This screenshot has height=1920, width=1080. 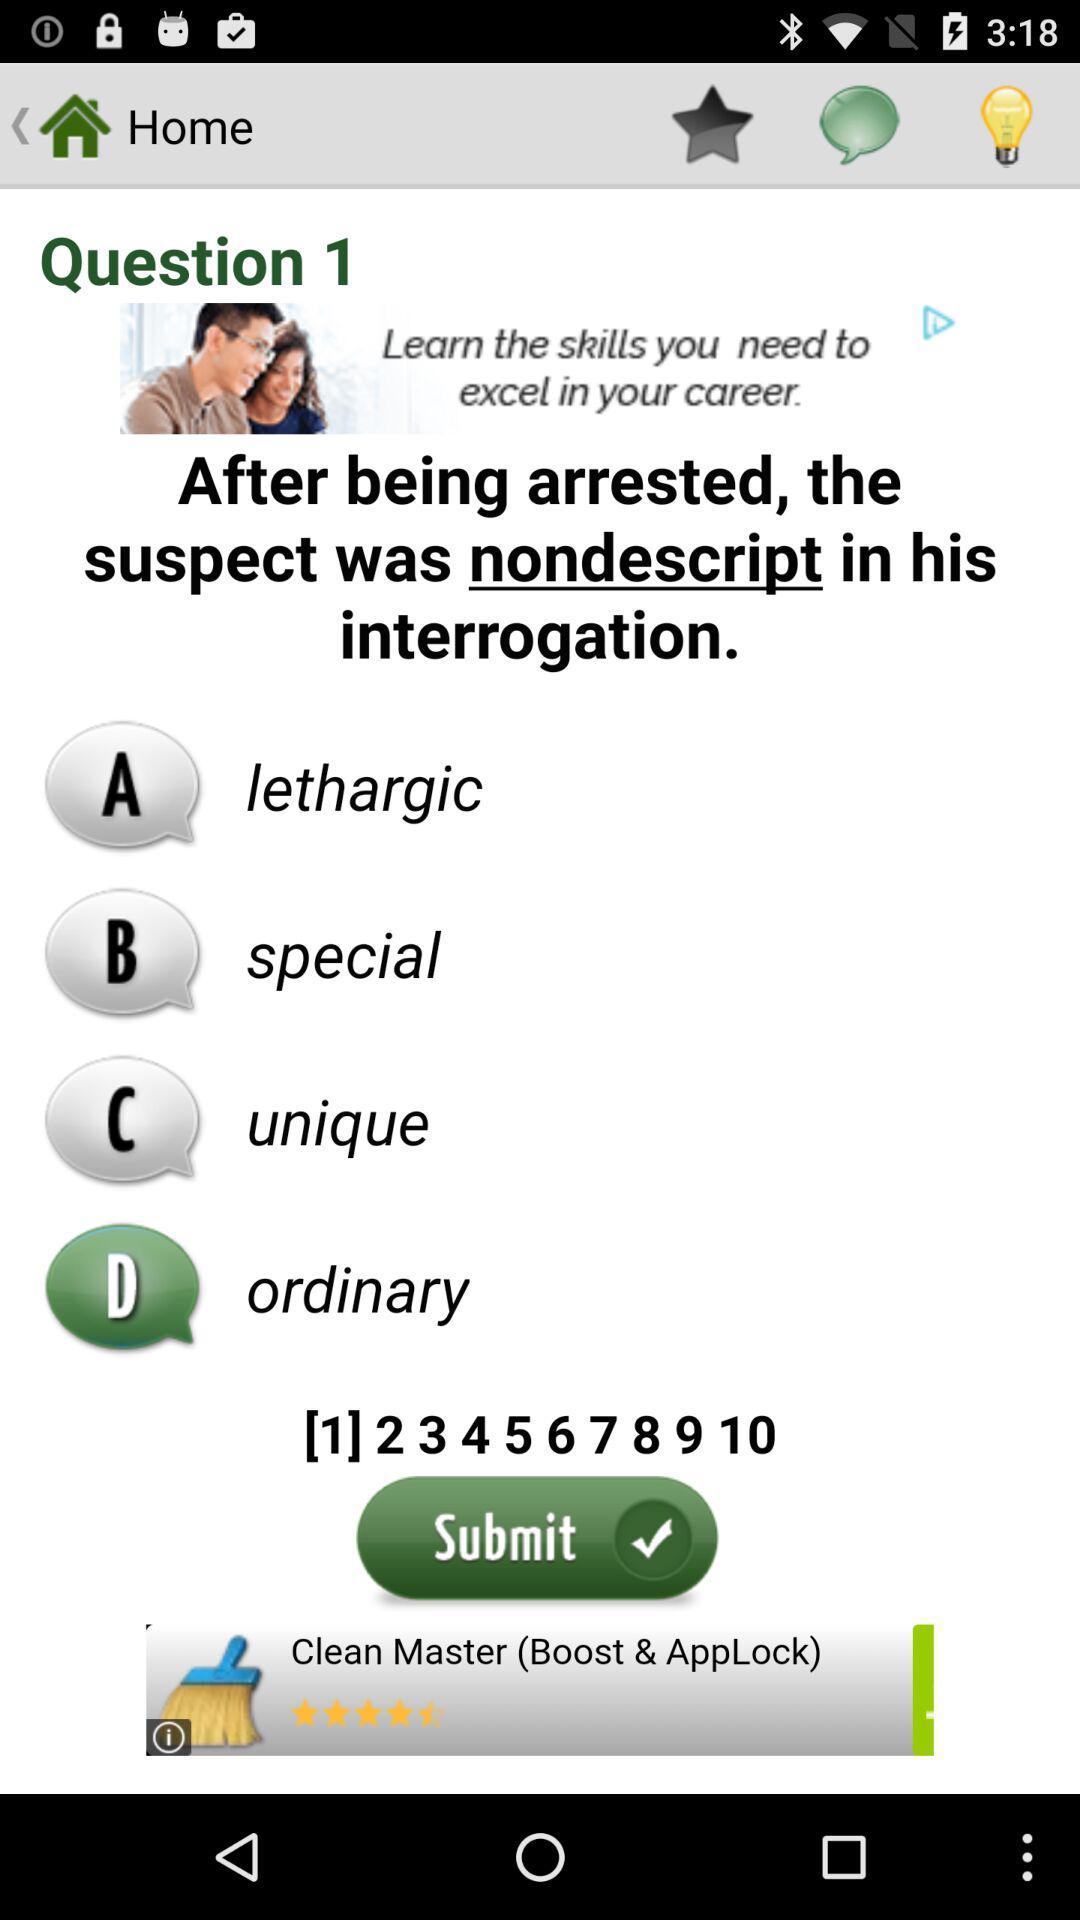 I want to click on the text special which is palced right side of the option b, so click(x=342, y=952).